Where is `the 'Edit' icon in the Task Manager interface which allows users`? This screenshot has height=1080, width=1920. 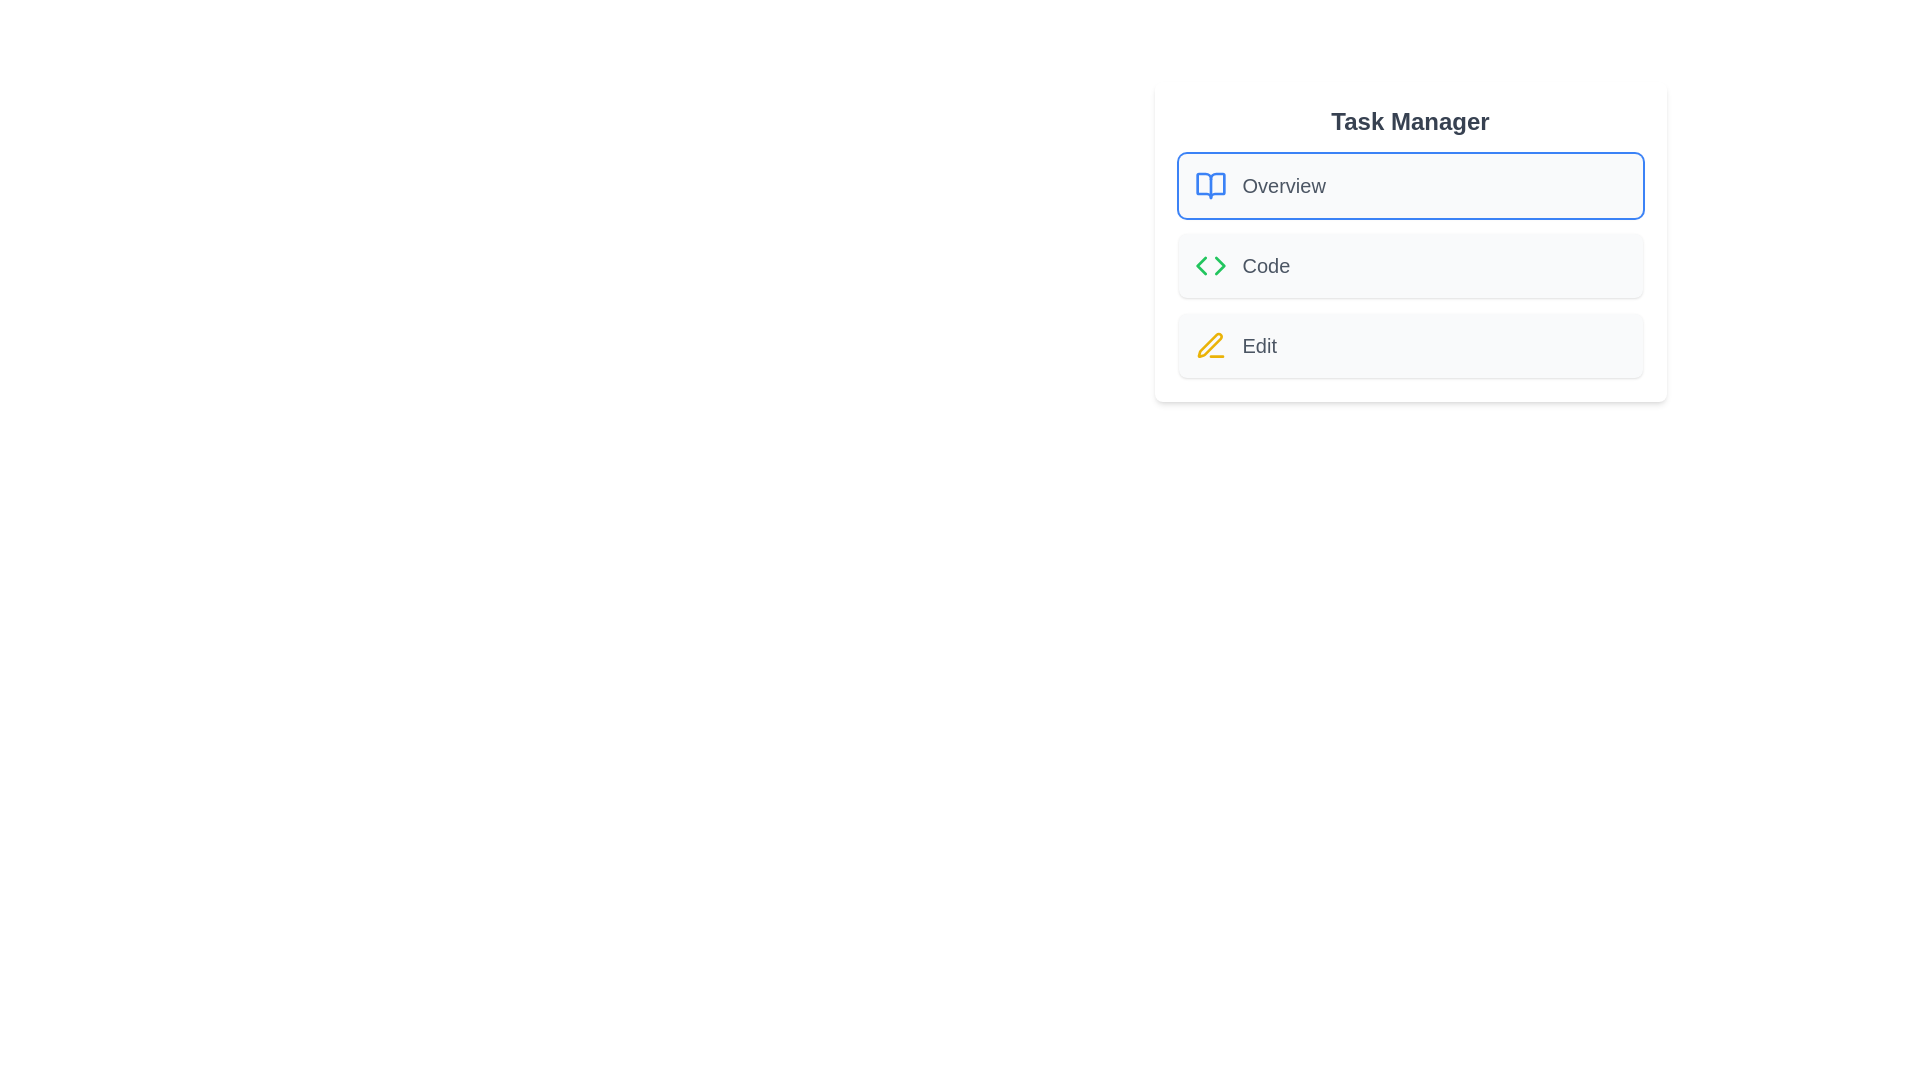 the 'Edit' icon in the Task Manager interface which allows users is located at coordinates (1208, 344).